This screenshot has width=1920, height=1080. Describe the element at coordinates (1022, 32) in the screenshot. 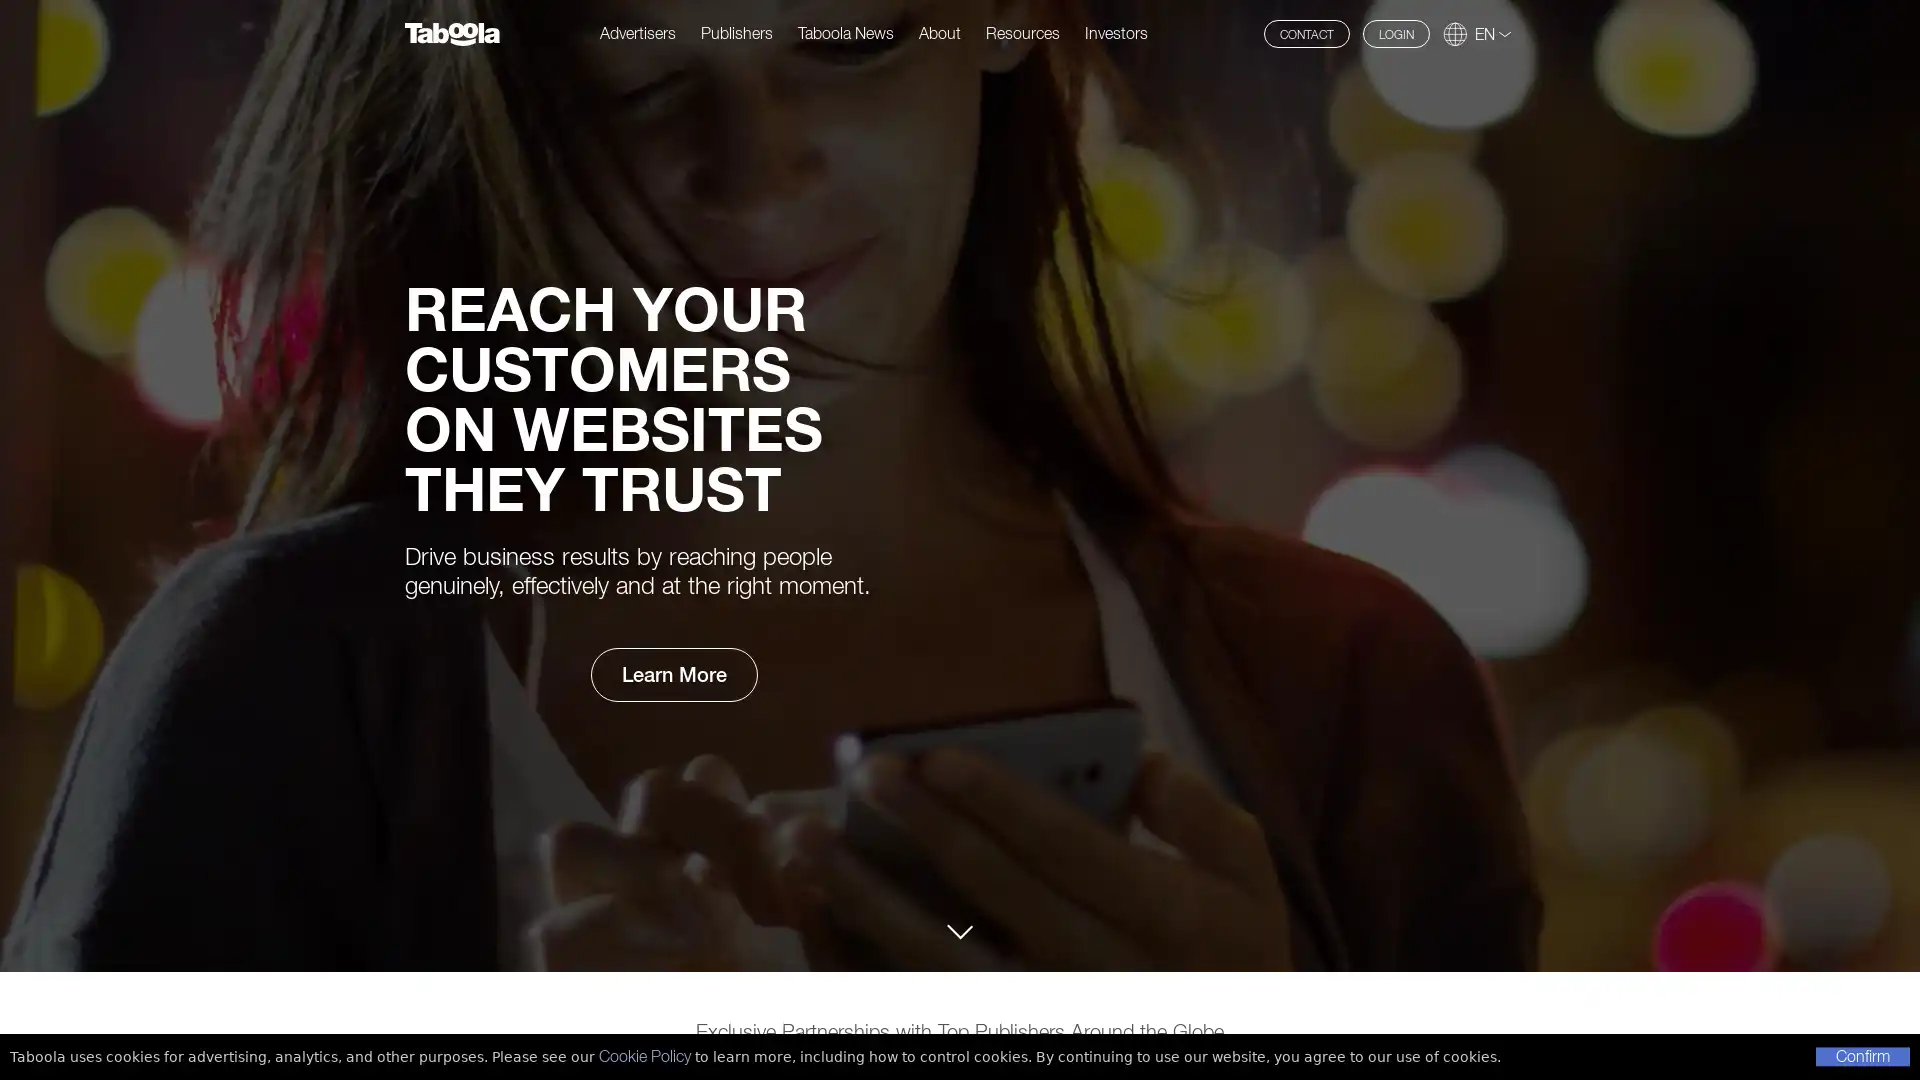

I see `Resources` at that location.